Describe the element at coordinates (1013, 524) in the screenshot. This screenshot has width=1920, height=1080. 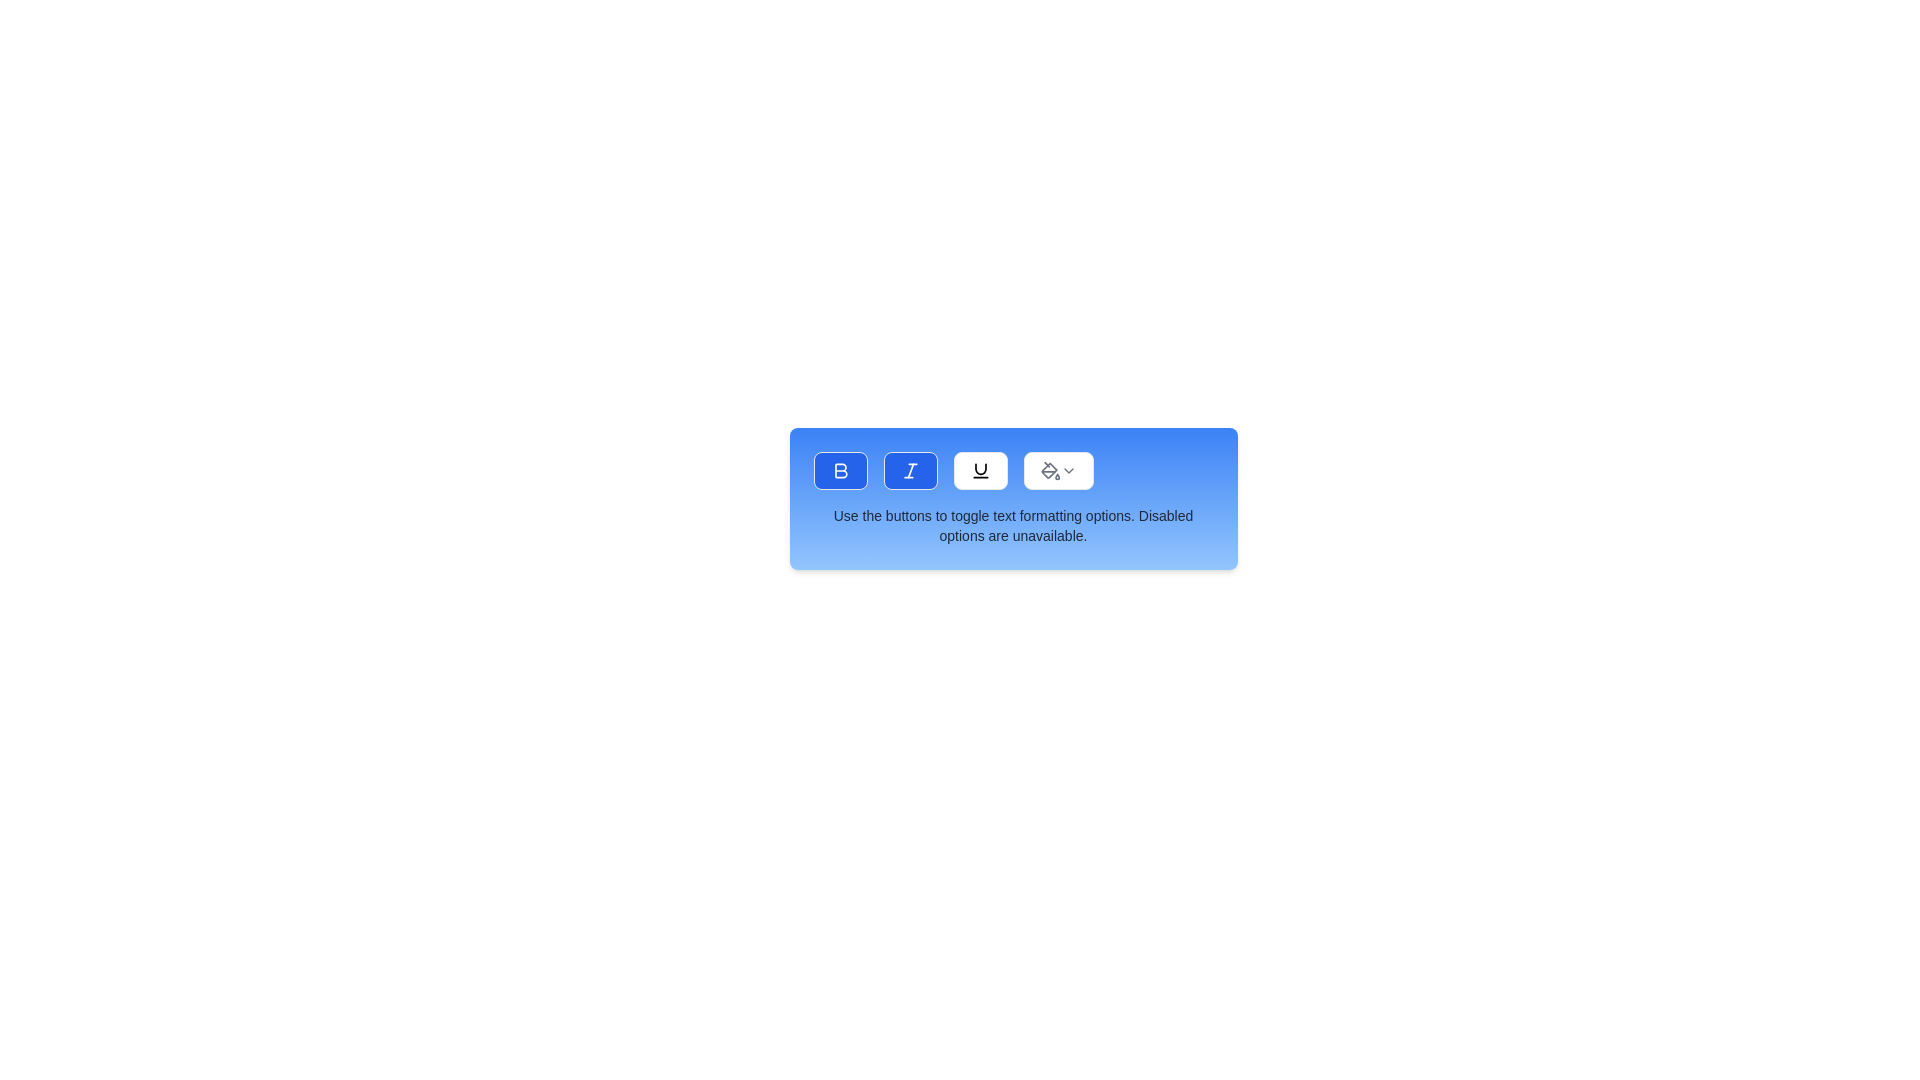
I see `text label that states 'Use the buttons to toggle text formatting options. Disabled options are unavailable.' located at the bottom of the blue-styled panel` at that location.